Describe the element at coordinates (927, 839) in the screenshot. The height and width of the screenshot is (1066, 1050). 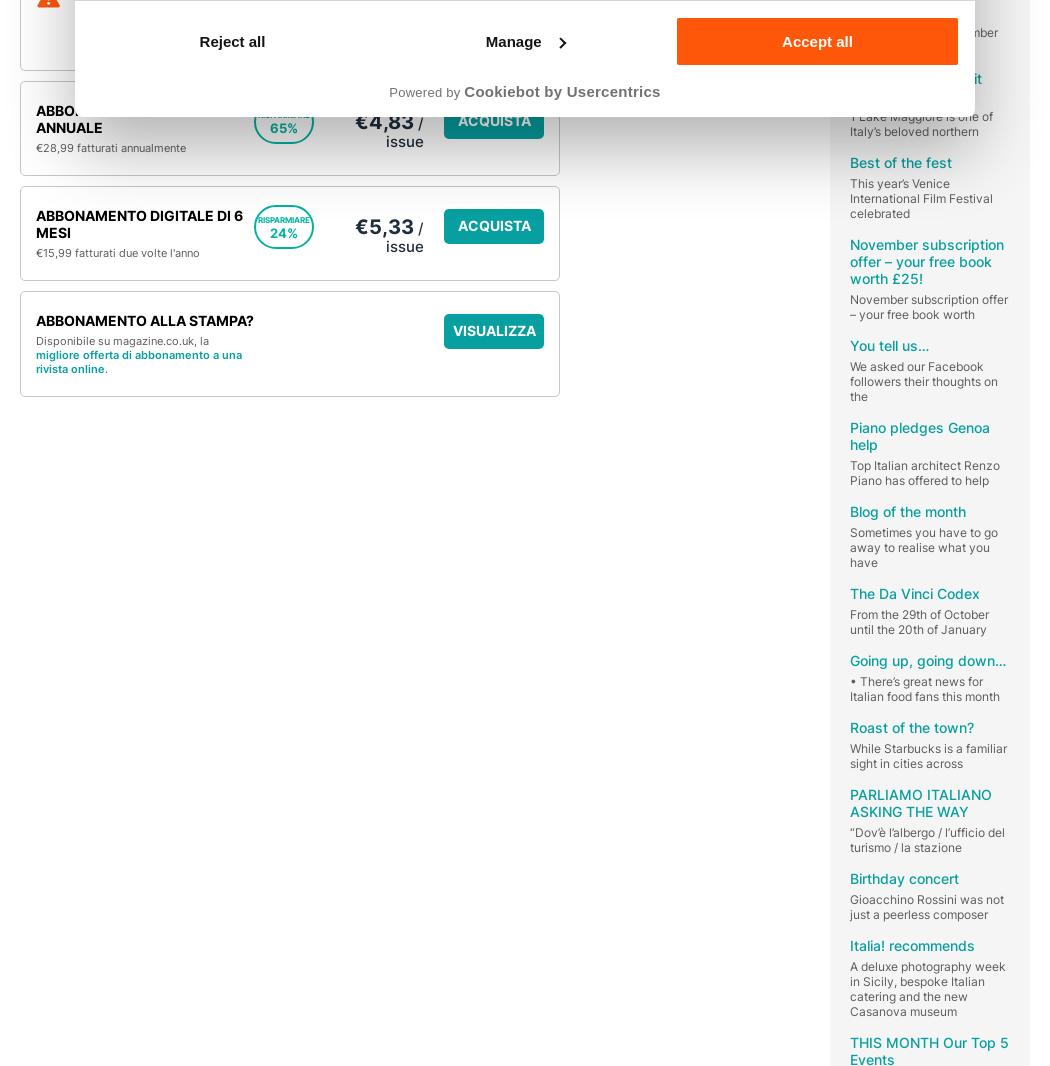
I see `'“Dov’è l’albergo / l’ufficio del turismo / la stazione'` at that location.